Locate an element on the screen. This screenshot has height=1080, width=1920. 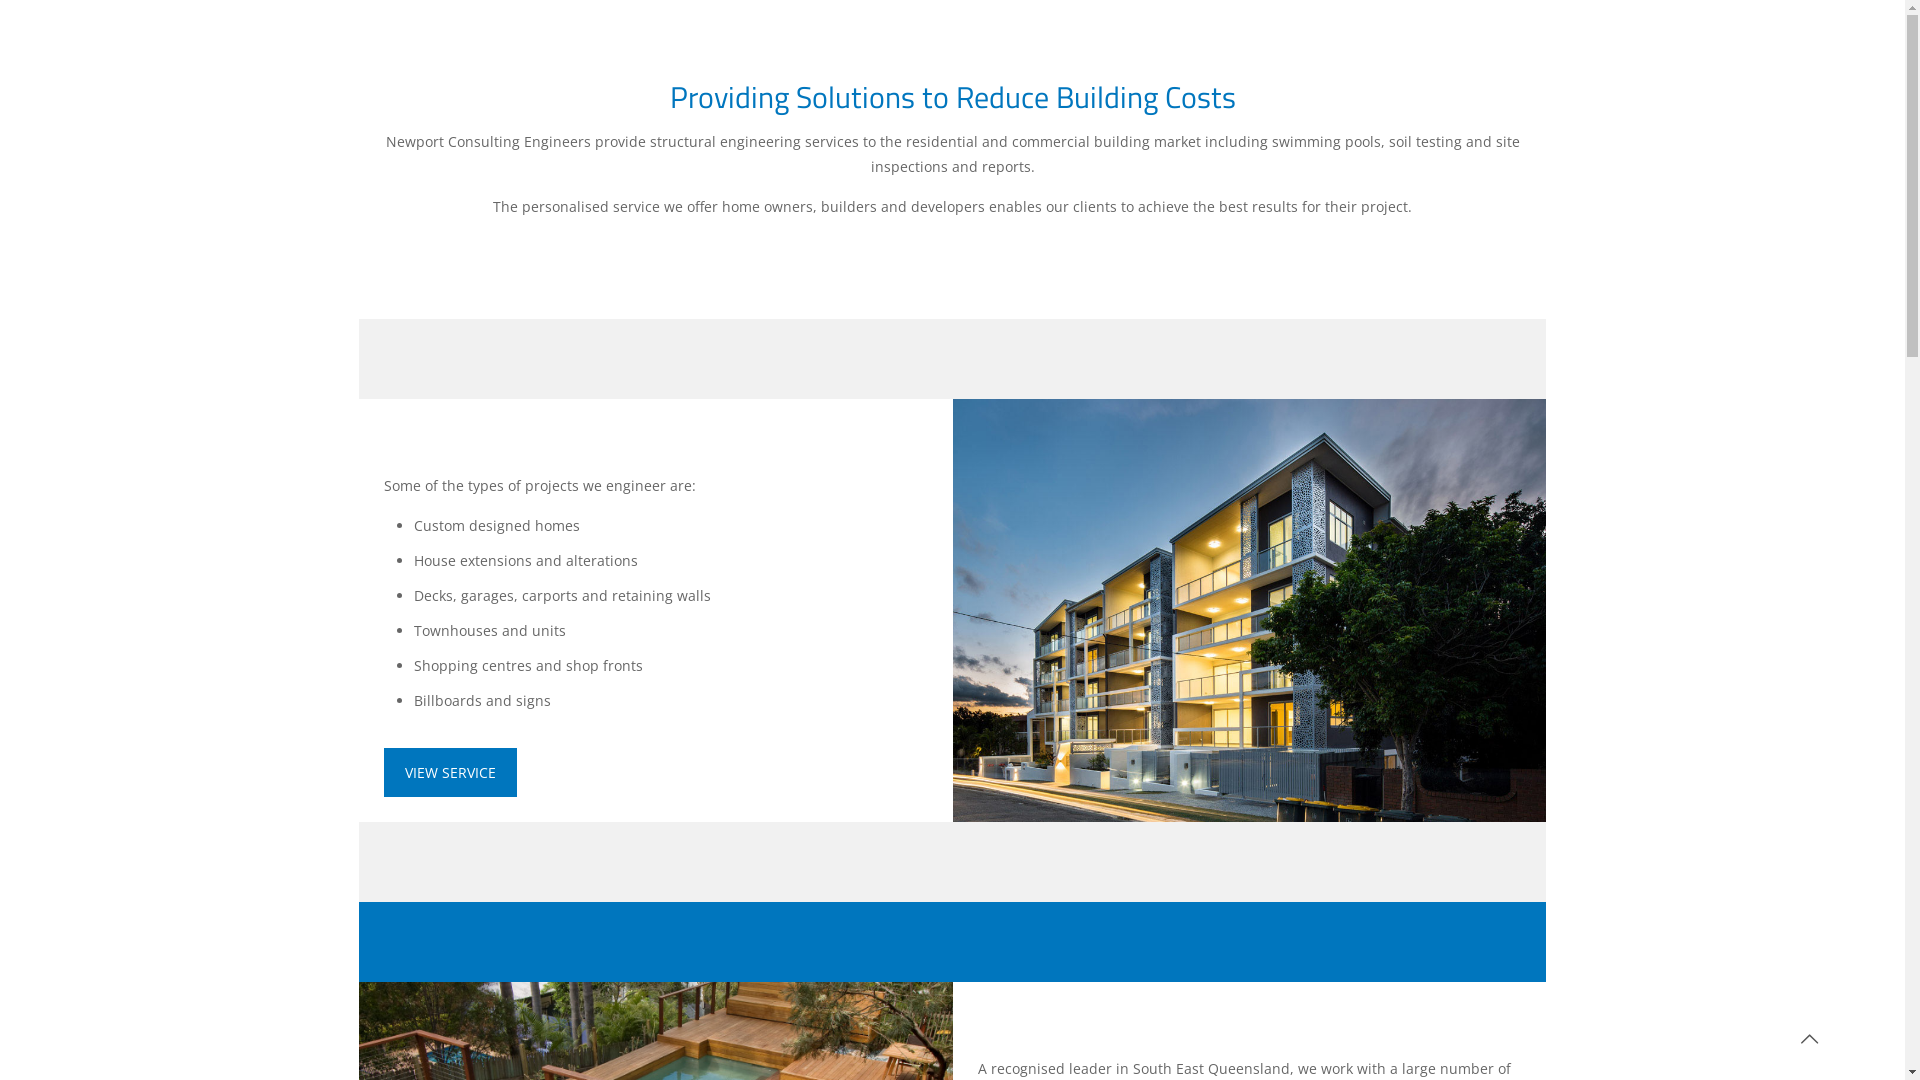
'VIEW SERVICE' is located at coordinates (449, 771).